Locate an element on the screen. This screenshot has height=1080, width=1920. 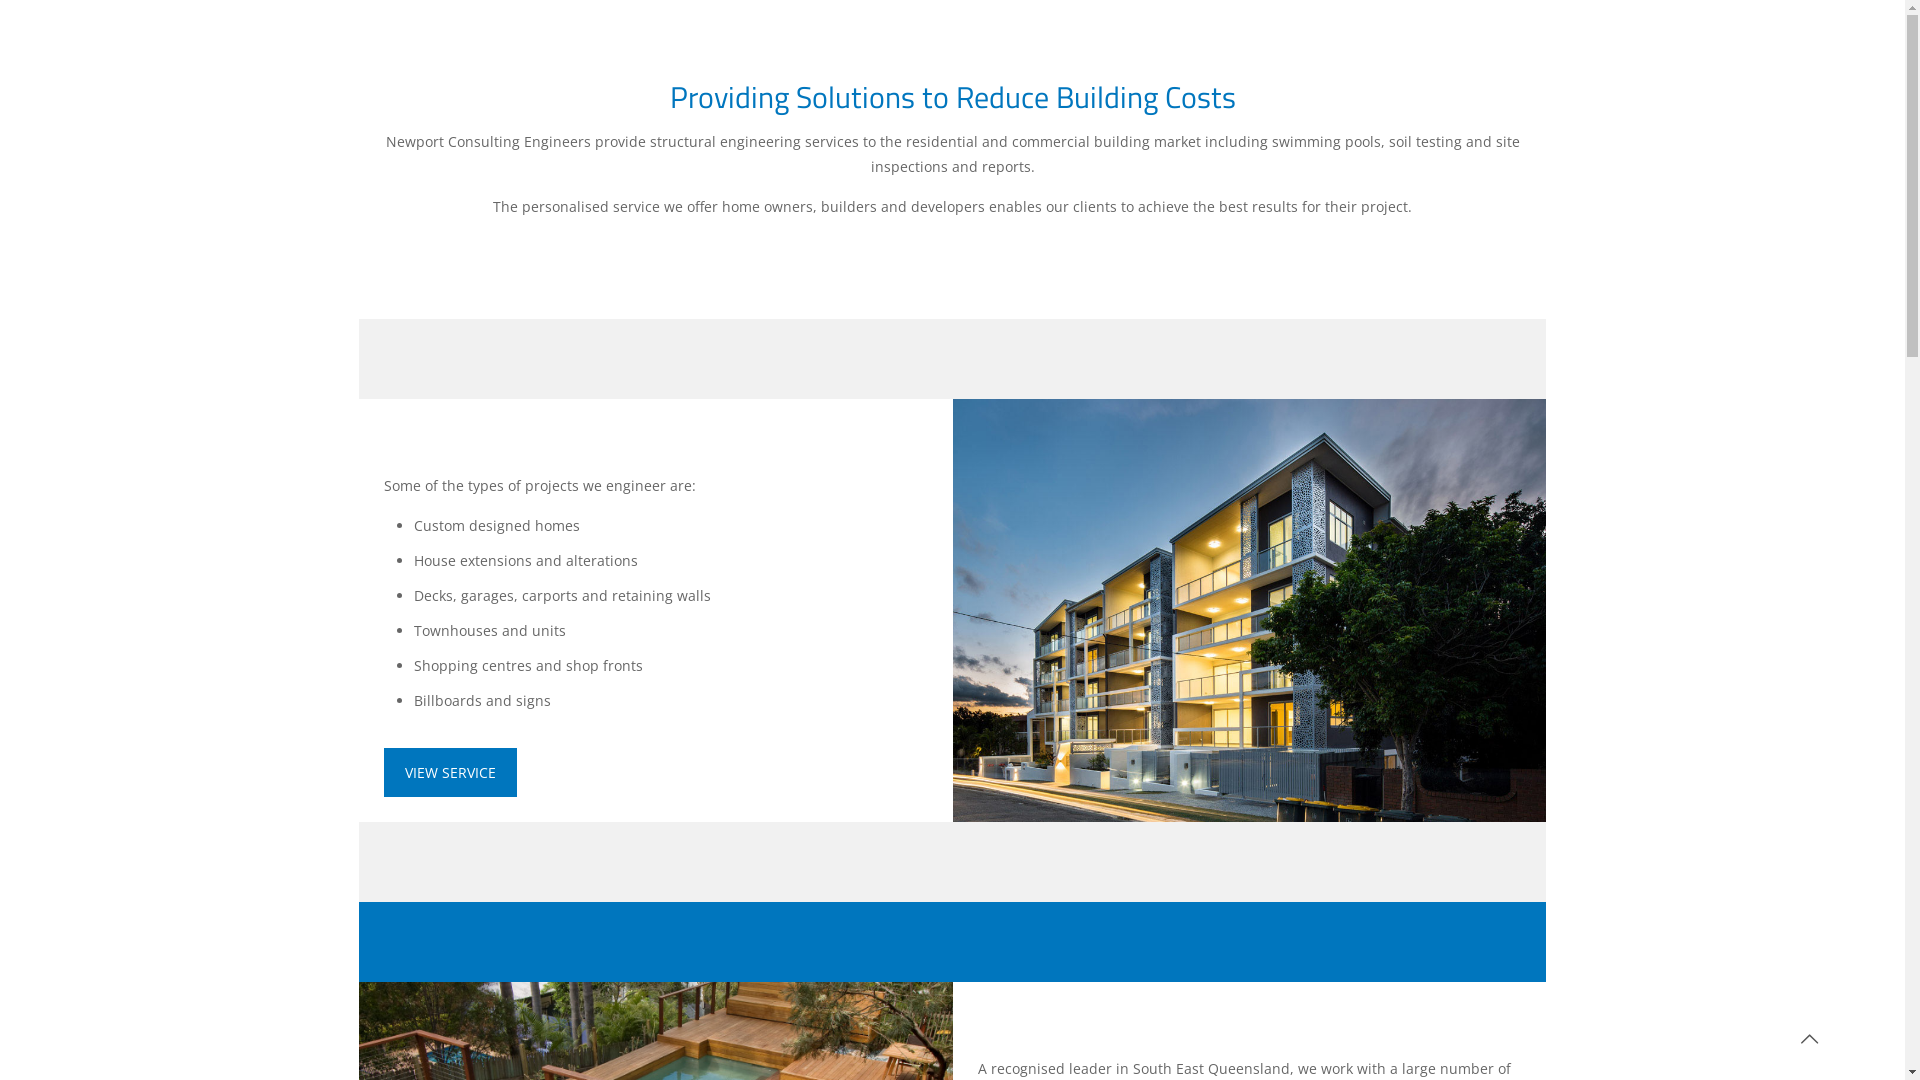
'VIEW SERVICE' is located at coordinates (449, 771).